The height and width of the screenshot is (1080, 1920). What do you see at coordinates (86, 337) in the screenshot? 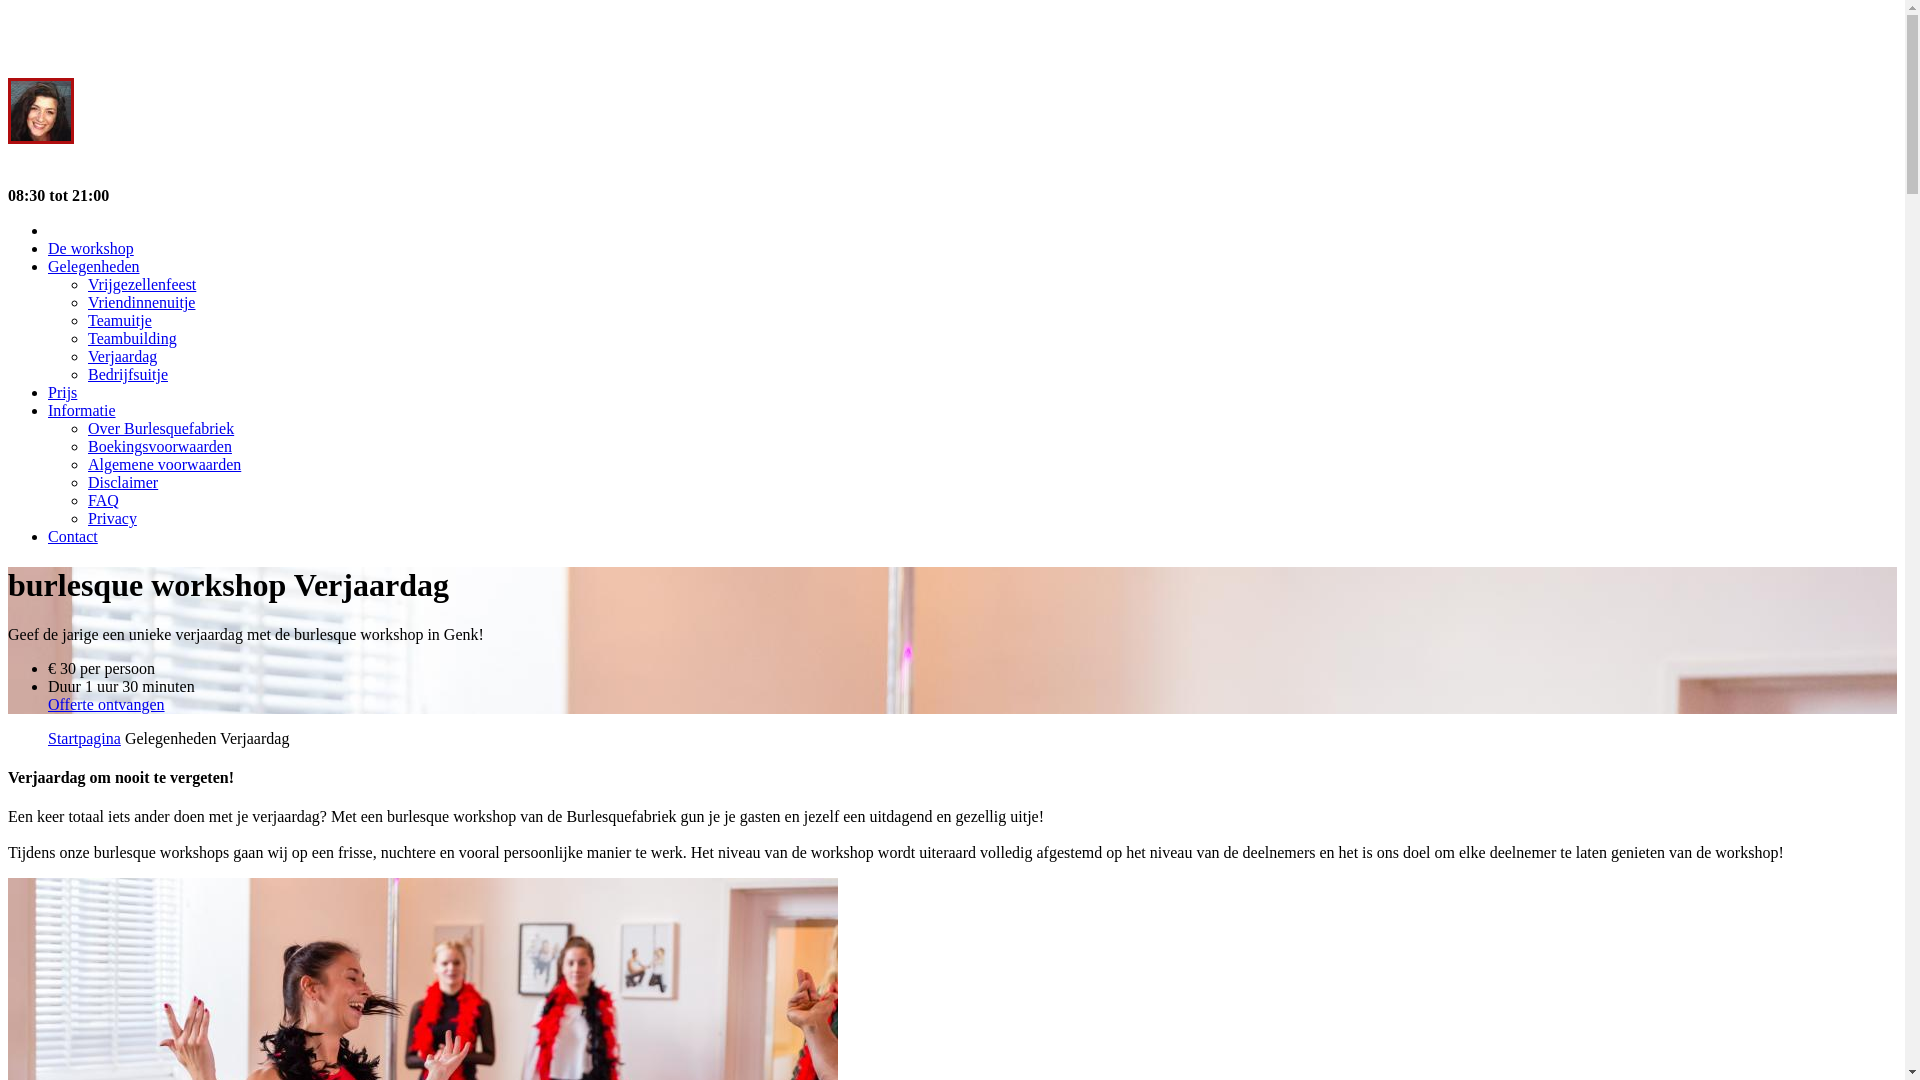
I see `'Teambuilding'` at bounding box center [86, 337].